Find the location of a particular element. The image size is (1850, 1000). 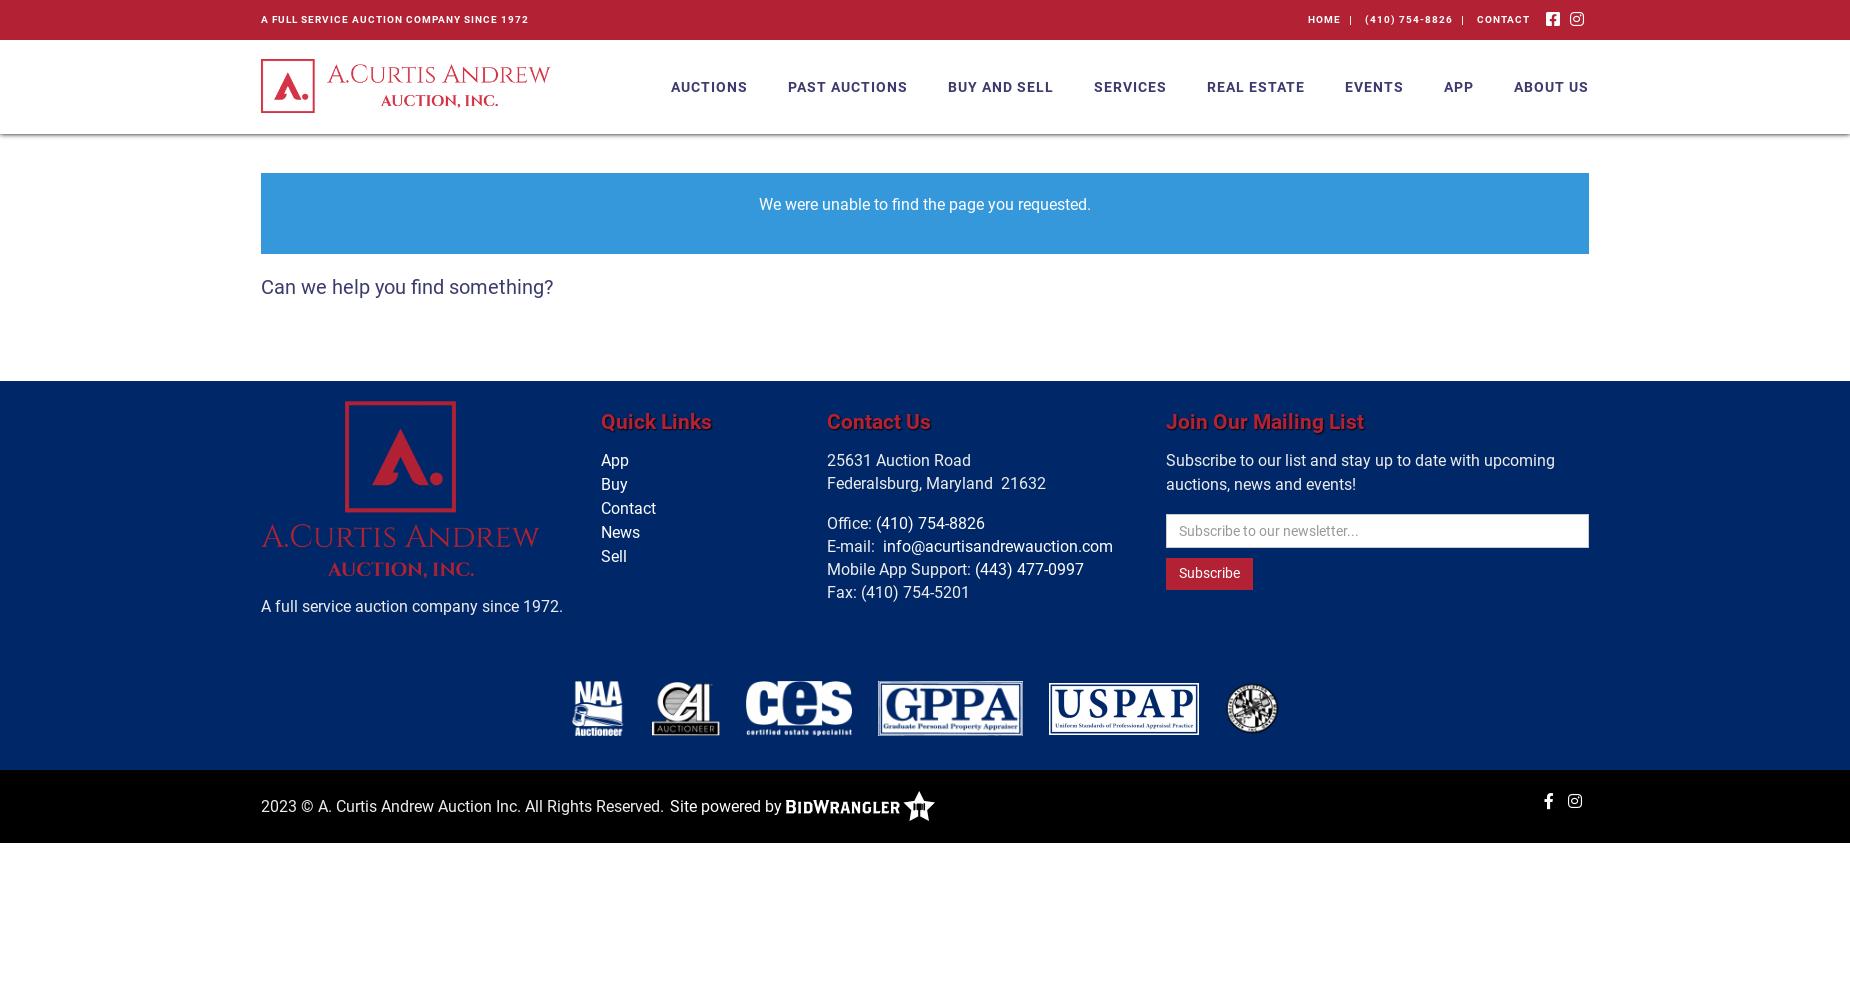

'Sell' is located at coordinates (613, 556).